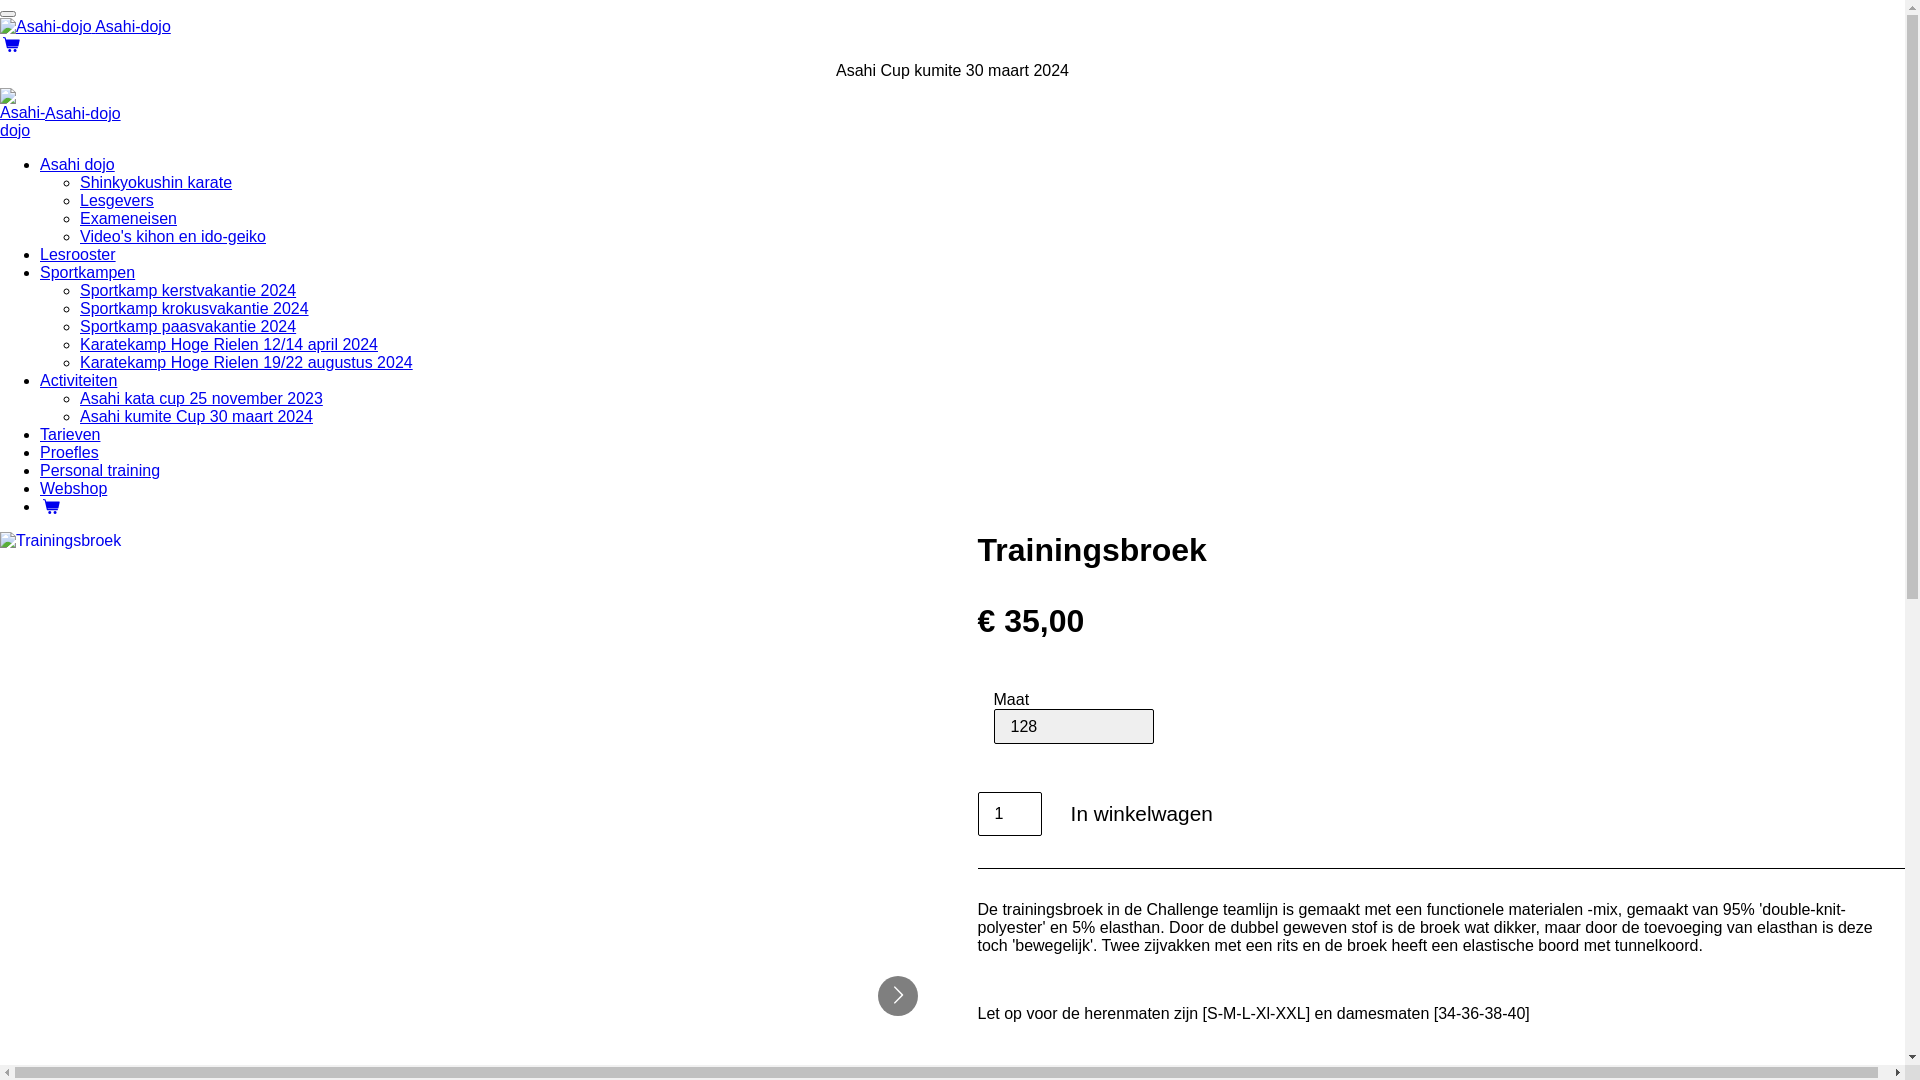  What do you see at coordinates (99, 470) in the screenshot?
I see `'Personal training'` at bounding box center [99, 470].